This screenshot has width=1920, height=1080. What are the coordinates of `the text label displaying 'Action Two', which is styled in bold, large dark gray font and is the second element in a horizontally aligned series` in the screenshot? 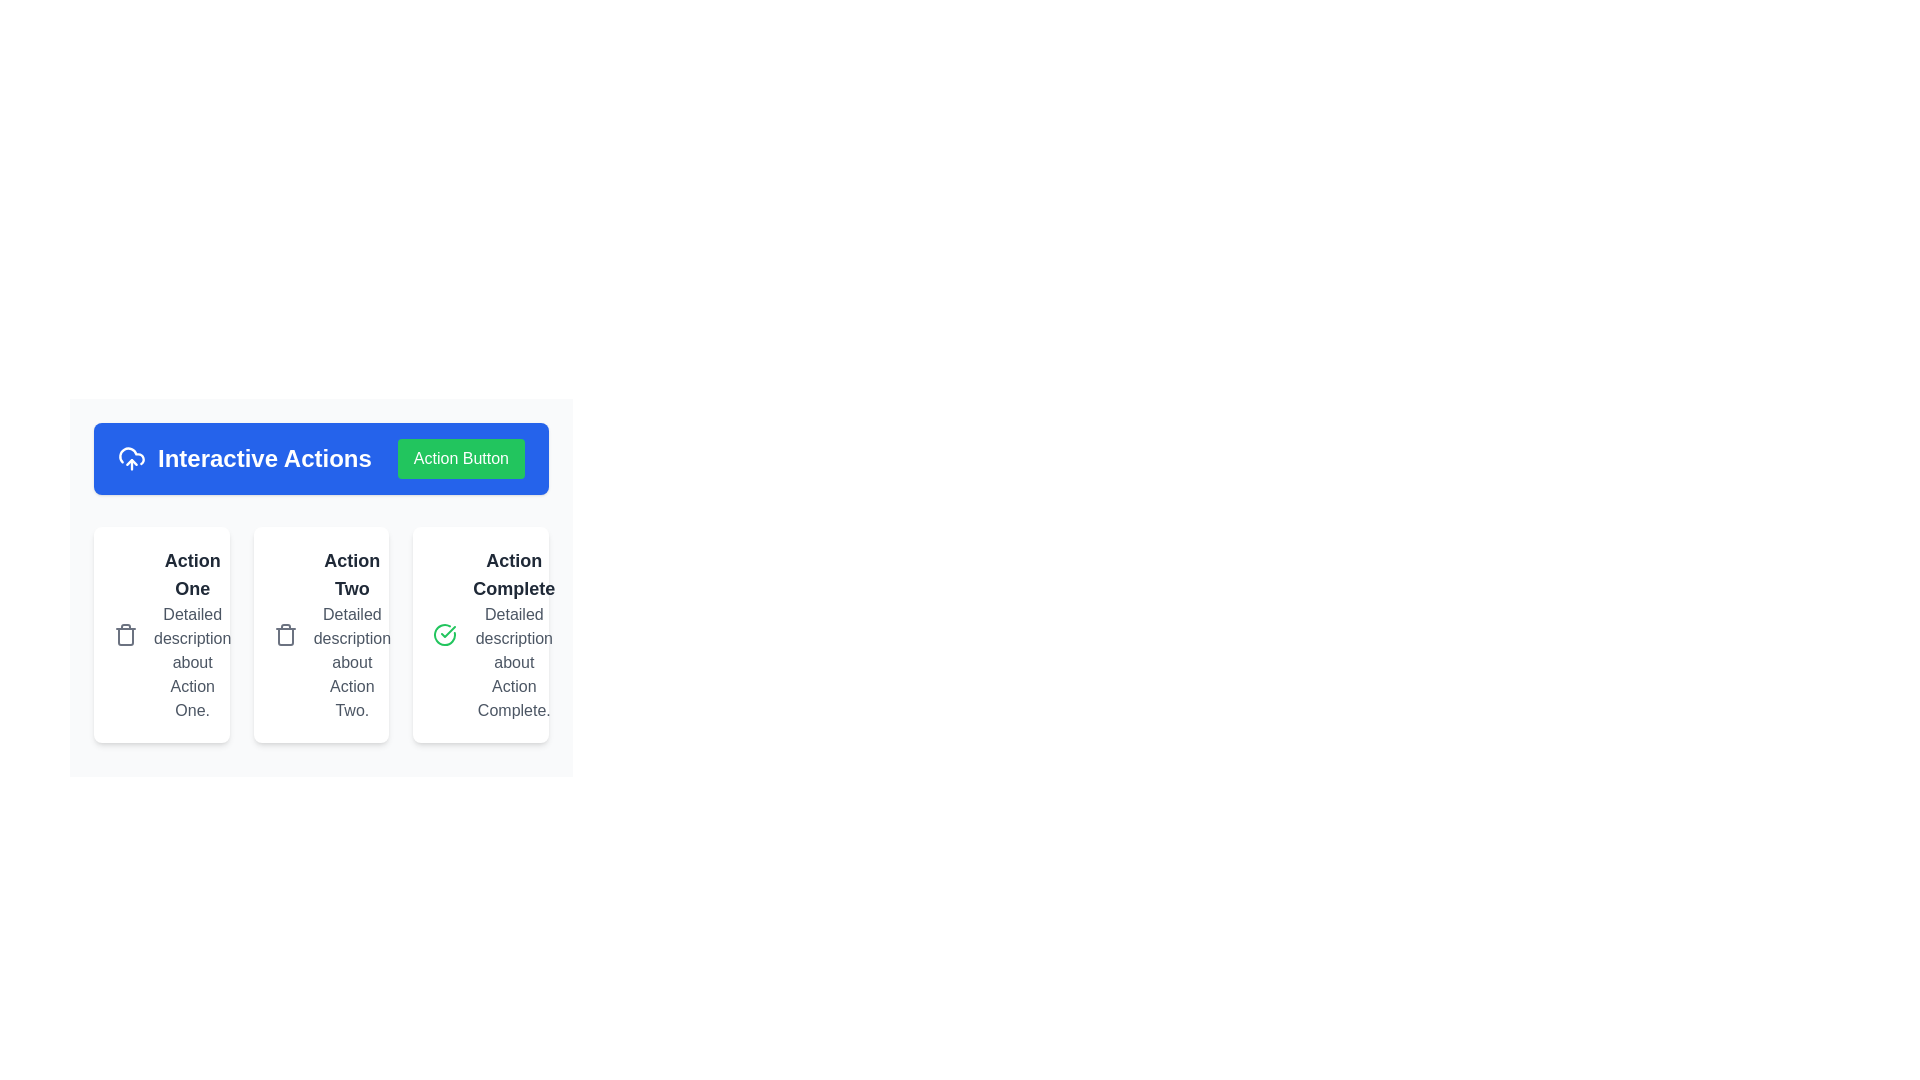 It's located at (352, 574).